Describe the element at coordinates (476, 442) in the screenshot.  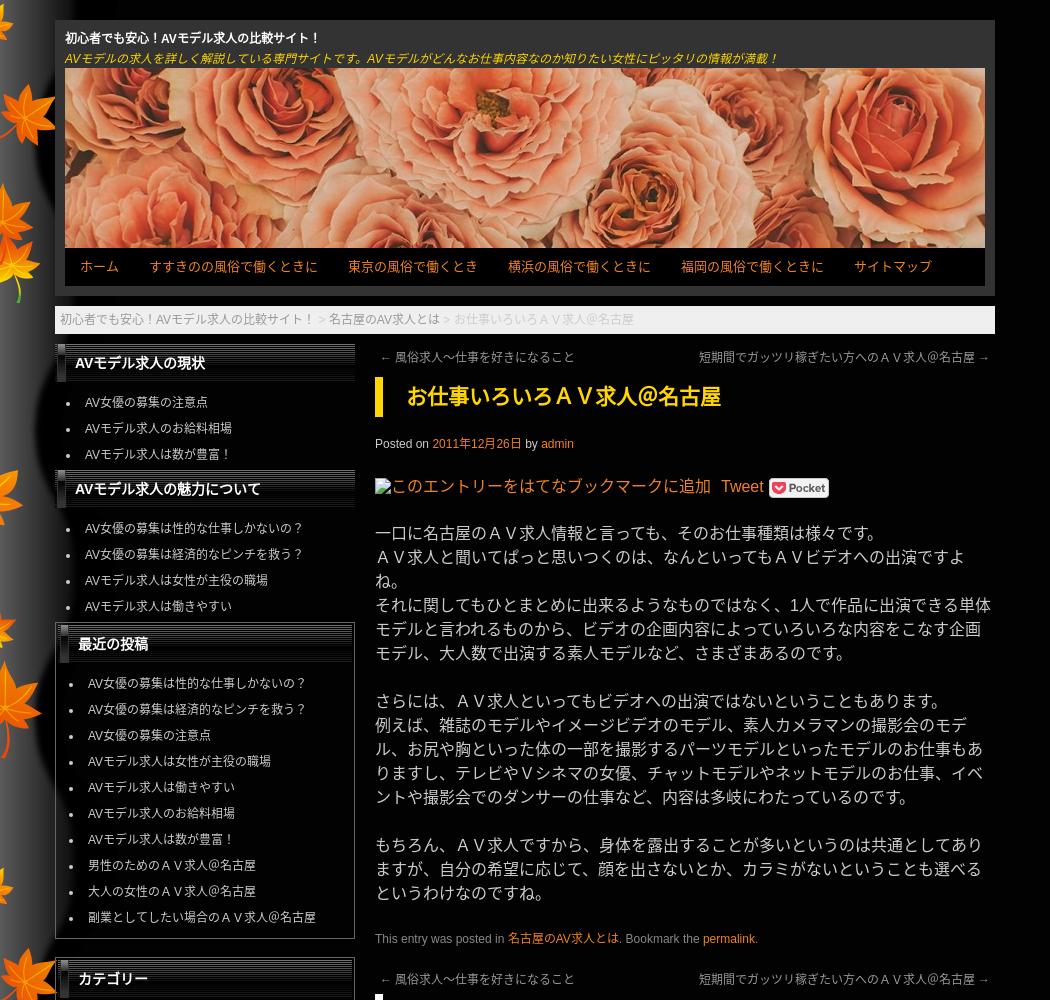
I see `'2011年12月26日'` at that location.